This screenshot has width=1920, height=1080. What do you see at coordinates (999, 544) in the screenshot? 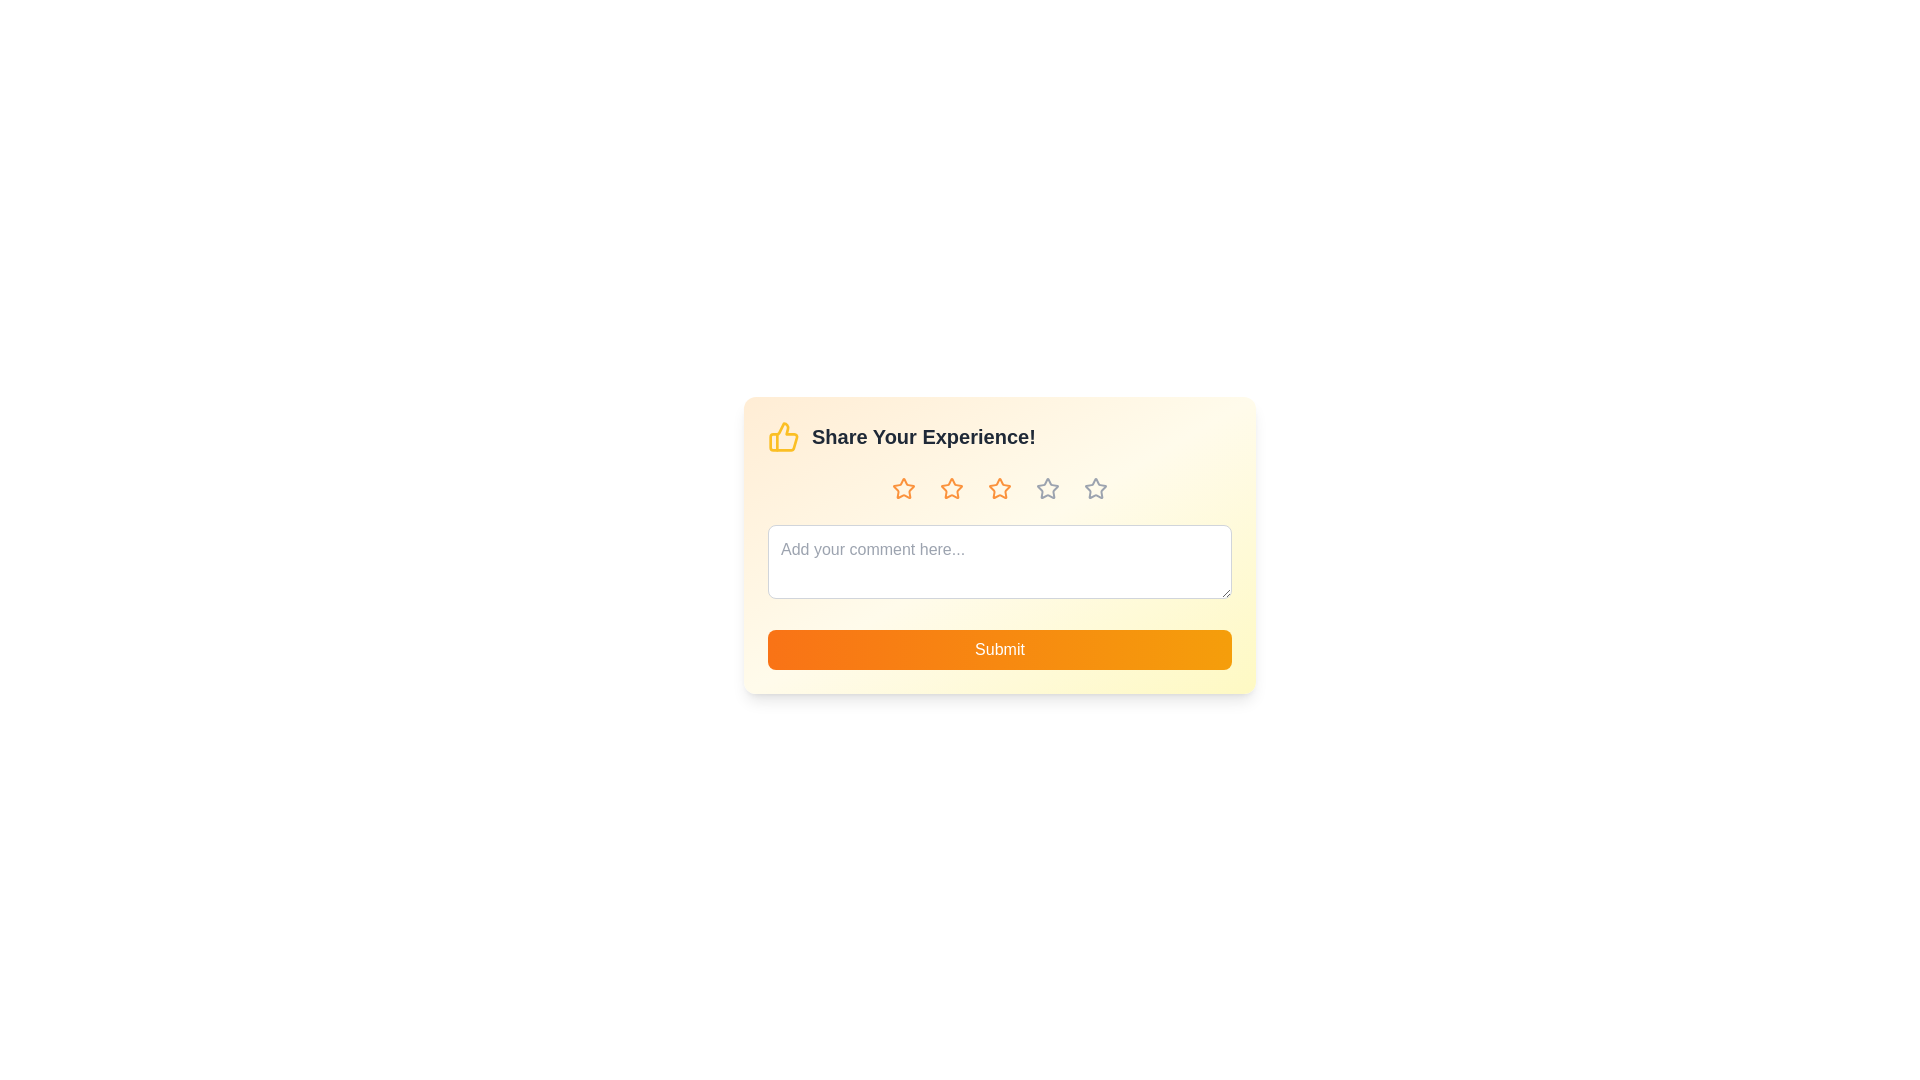
I see `the gradient background by applying a temporary visual effect` at bounding box center [999, 544].